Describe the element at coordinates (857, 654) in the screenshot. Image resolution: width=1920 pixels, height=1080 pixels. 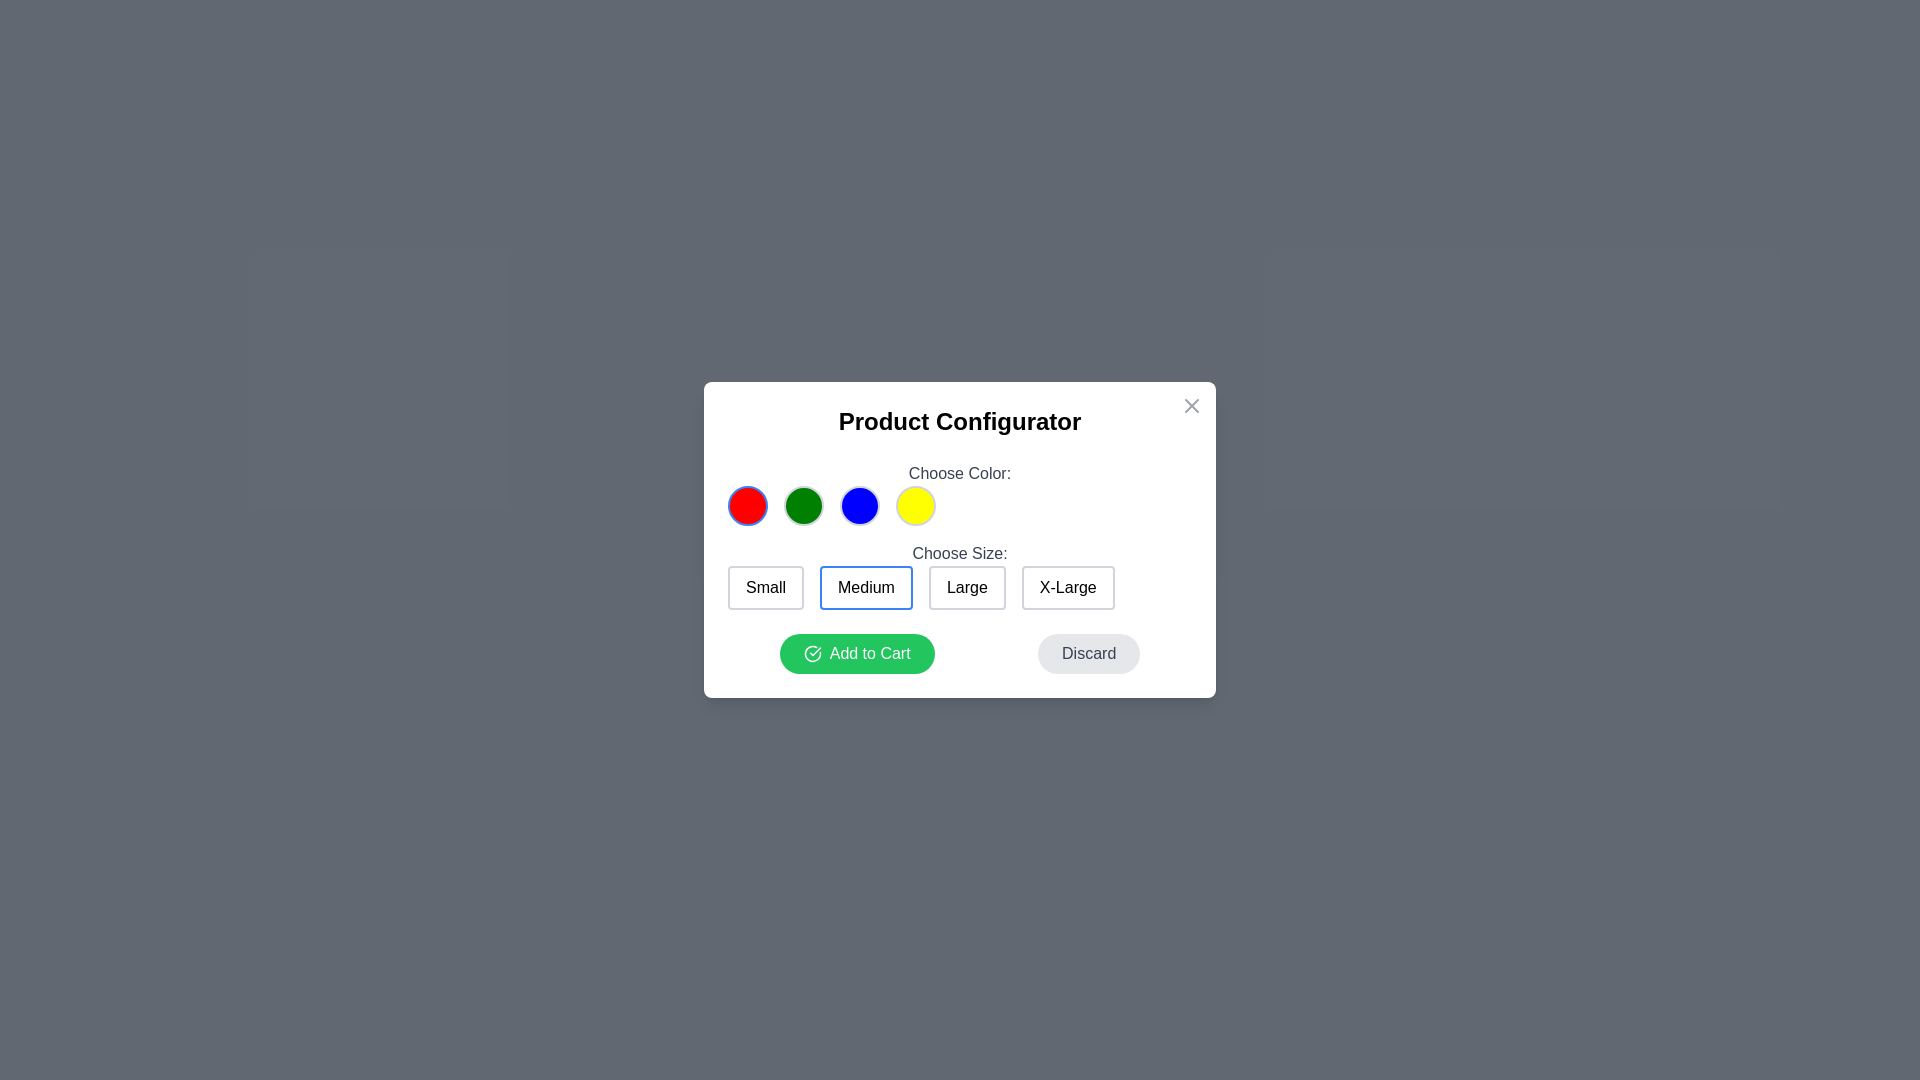
I see `the 'Add to Cart' button in the 'Product Configurator' dialog` at that location.